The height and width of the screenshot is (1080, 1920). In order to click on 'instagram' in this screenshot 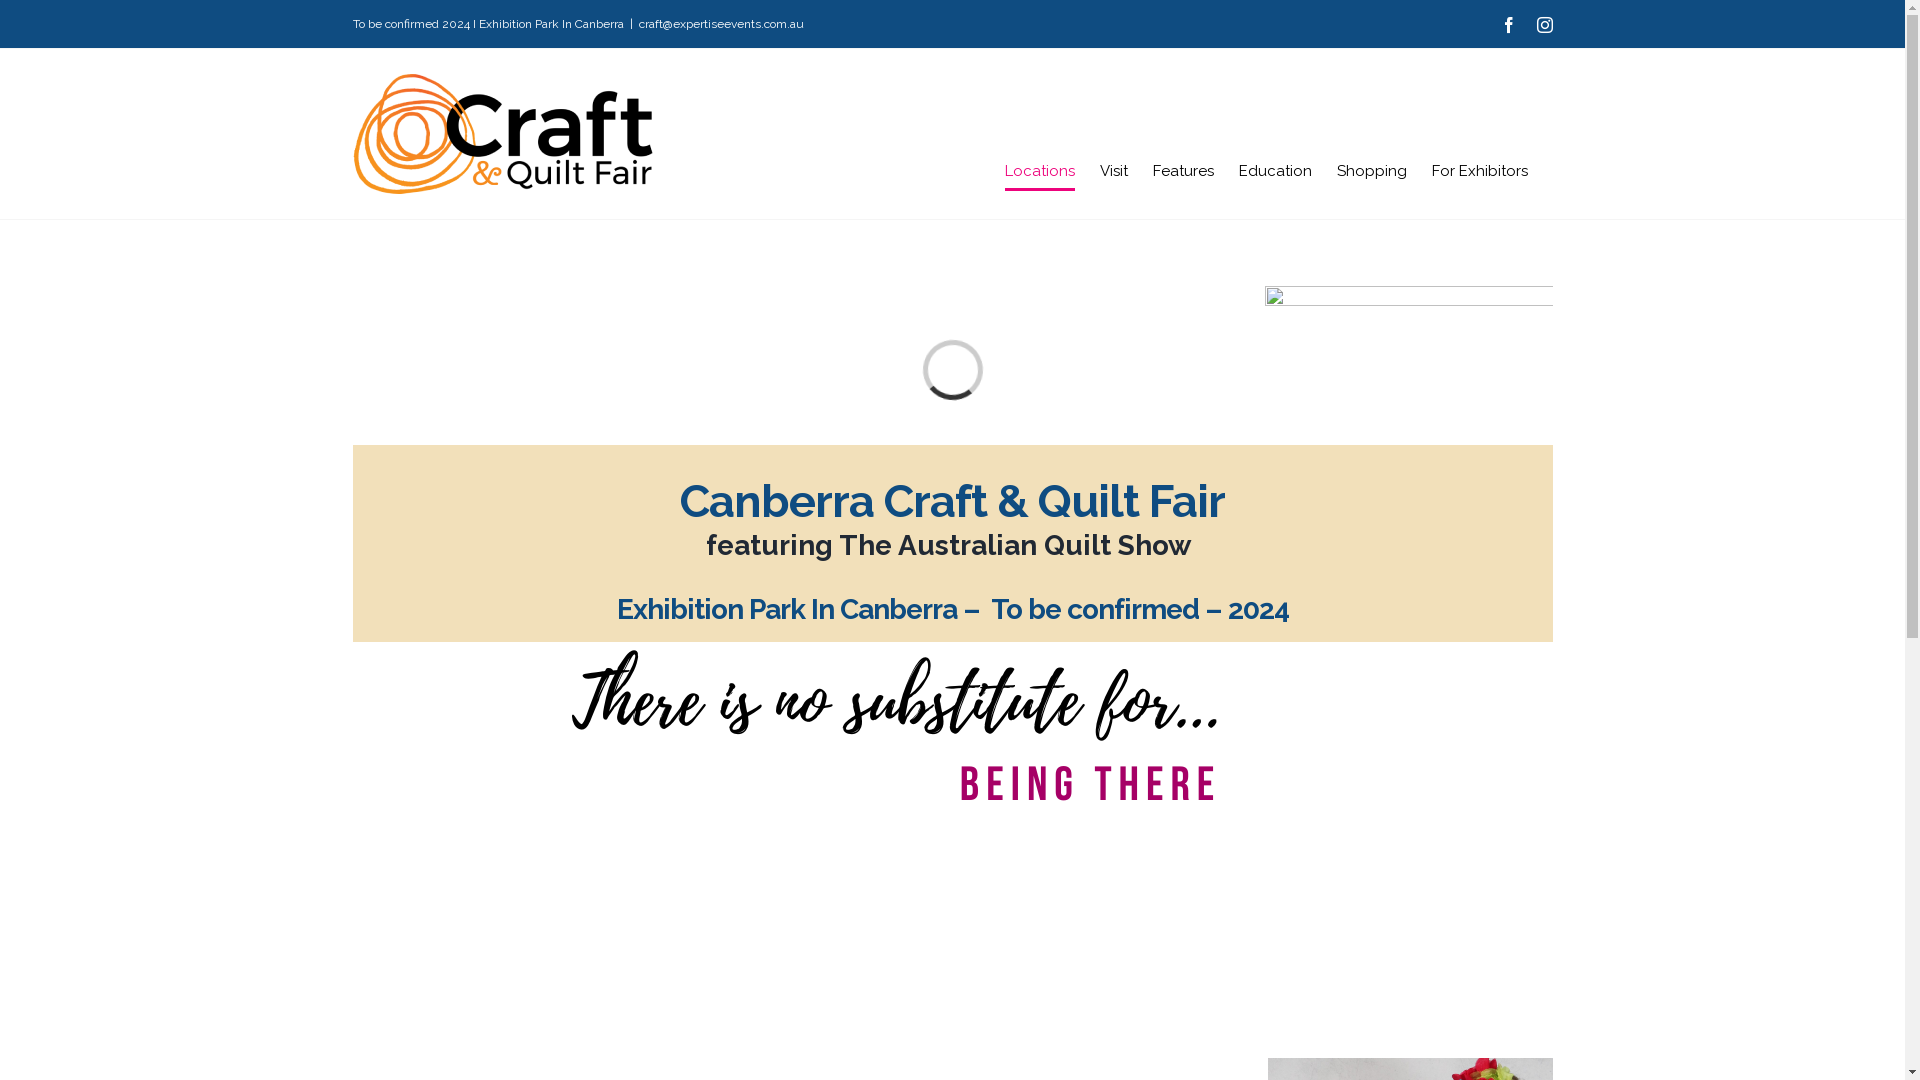, I will do `click(1543, 24)`.